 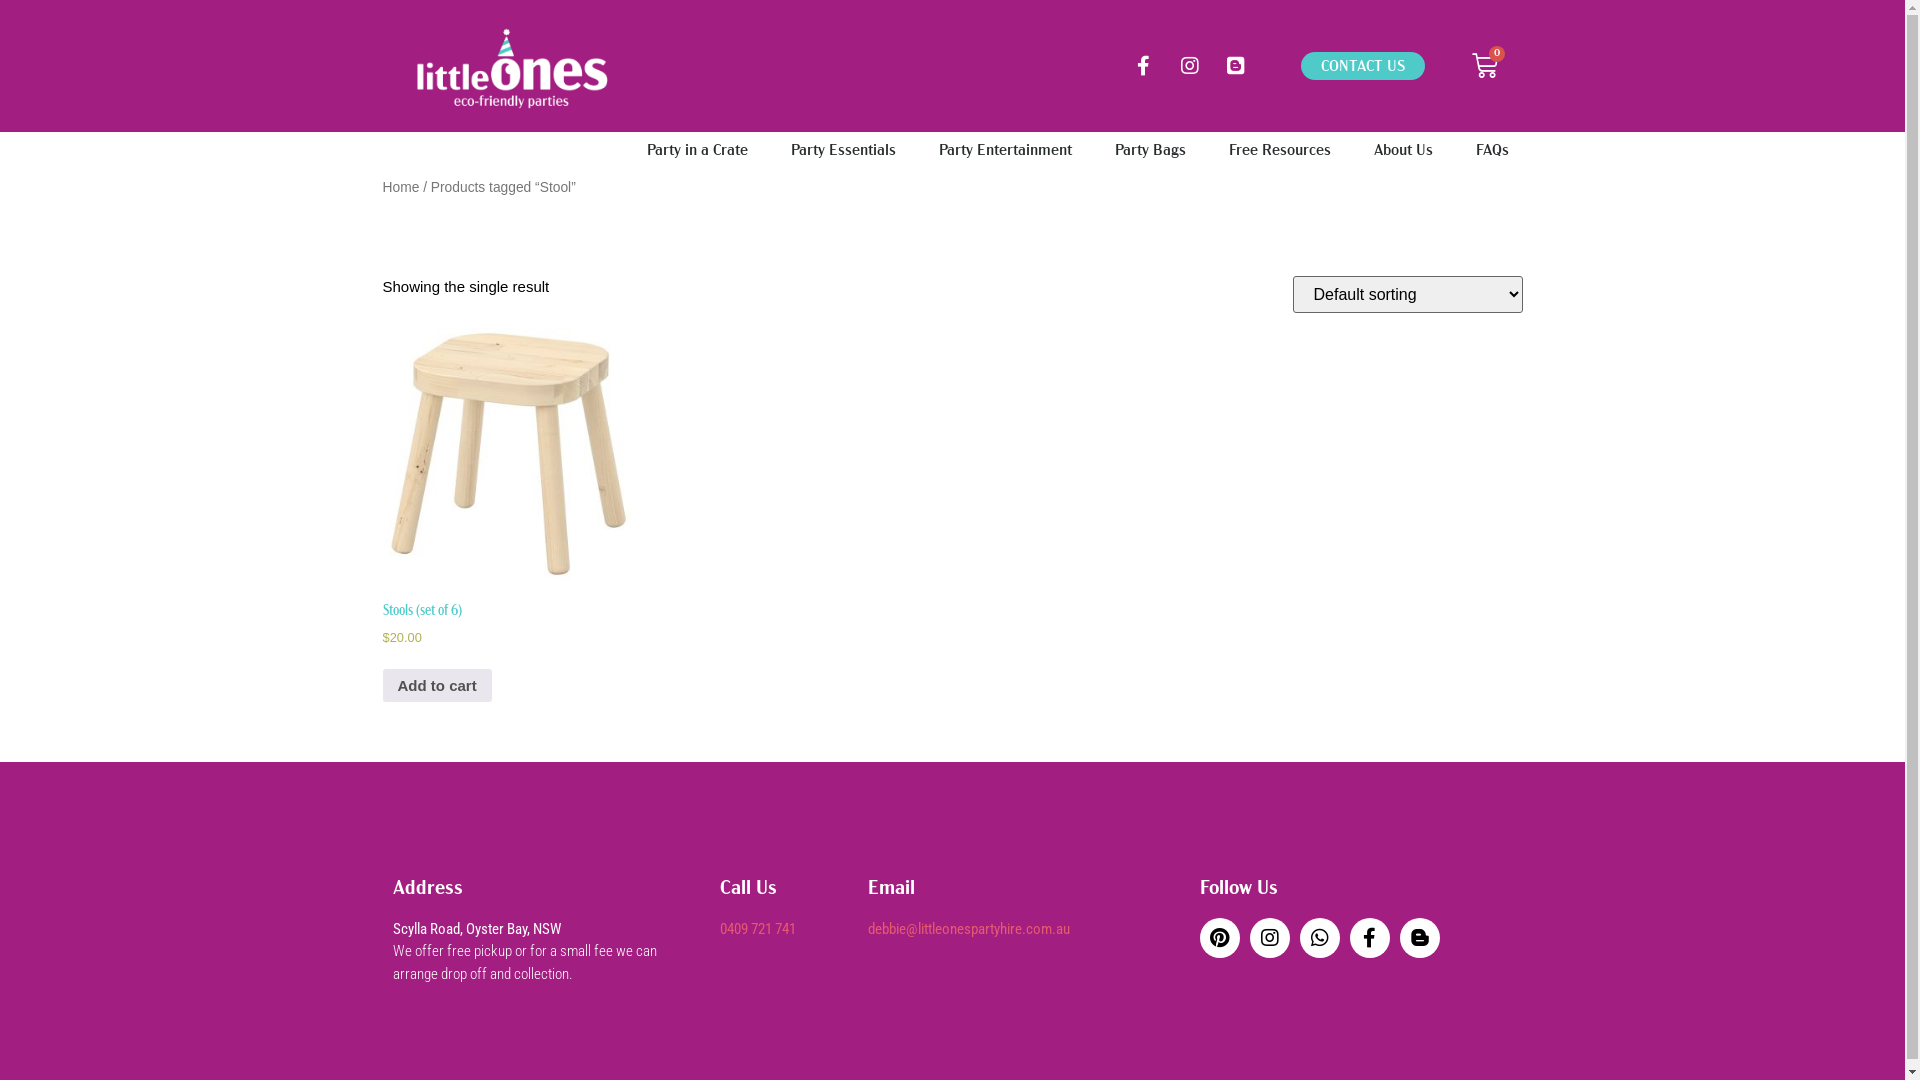 What do you see at coordinates (757, 929) in the screenshot?
I see `'0409 721 741'` at bounding box center [757, 929].